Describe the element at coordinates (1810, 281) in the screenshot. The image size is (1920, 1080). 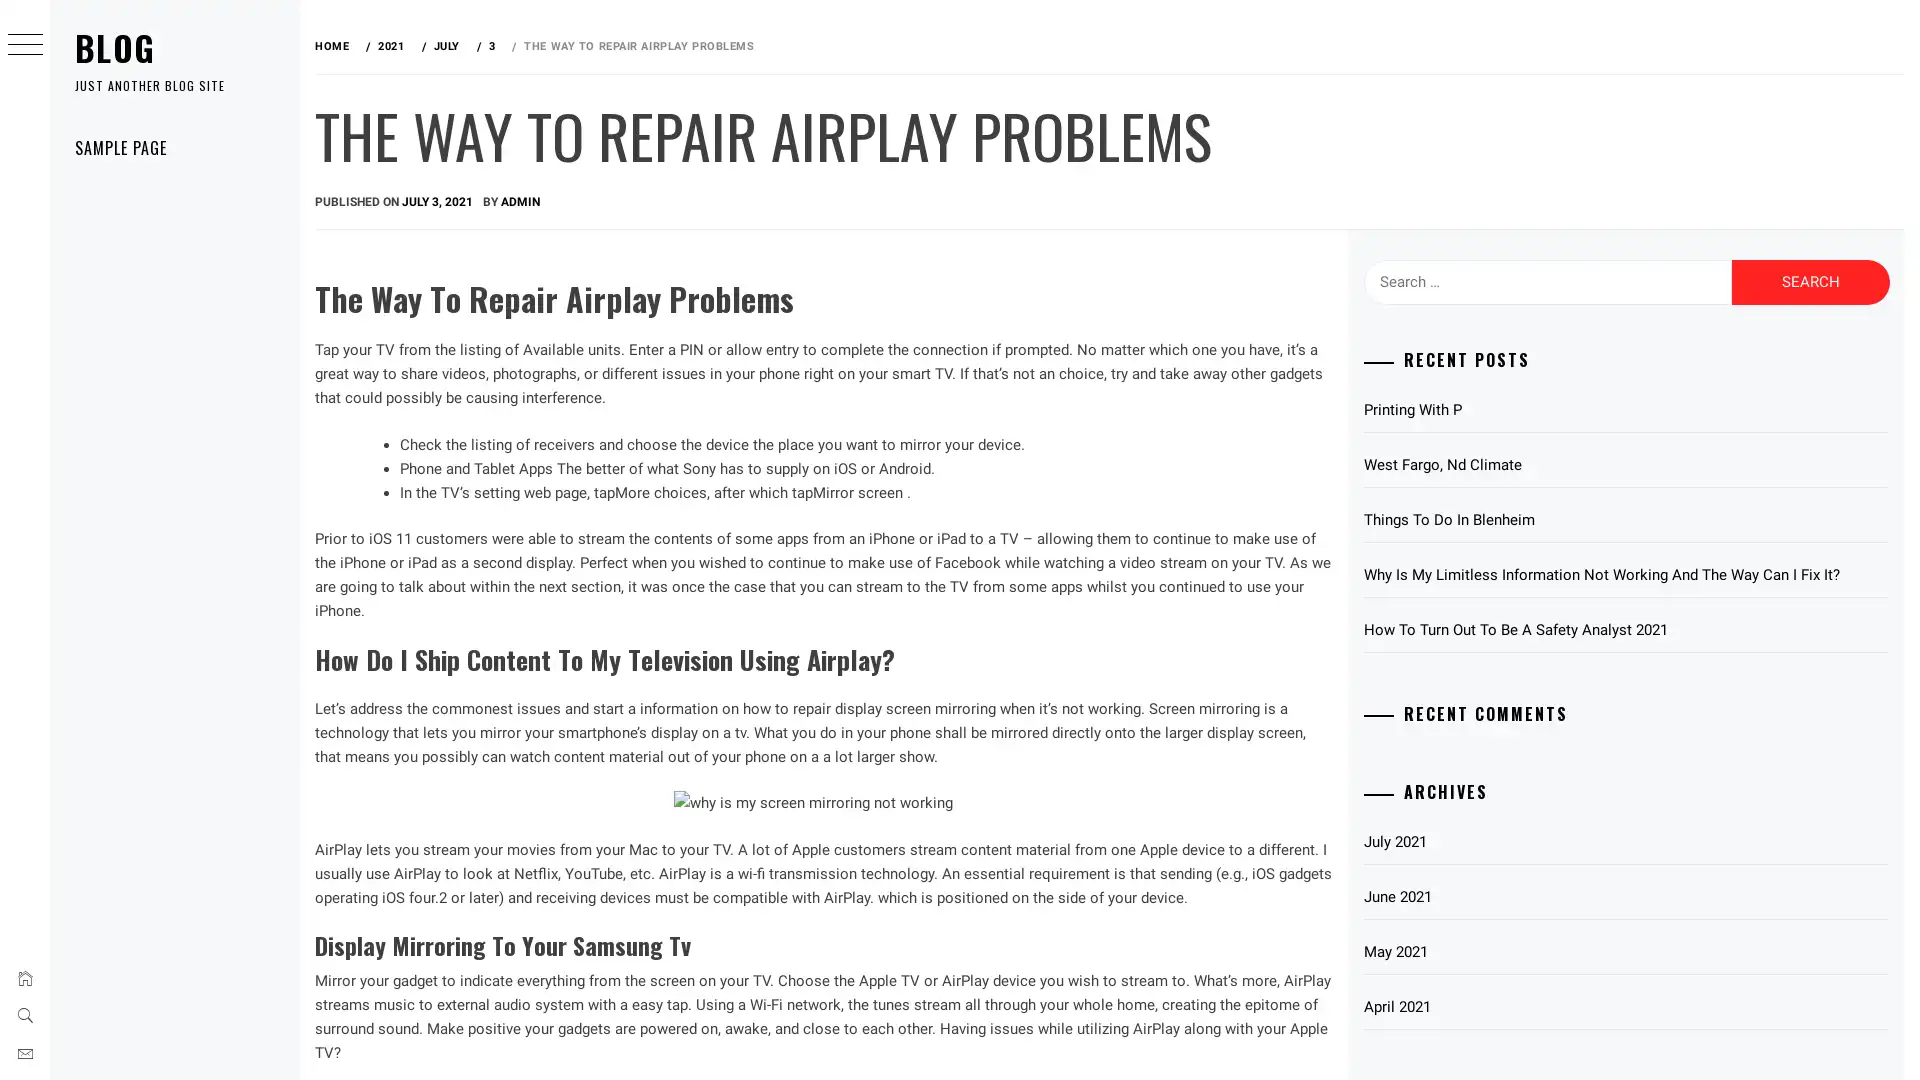
I see `Search` at that location.